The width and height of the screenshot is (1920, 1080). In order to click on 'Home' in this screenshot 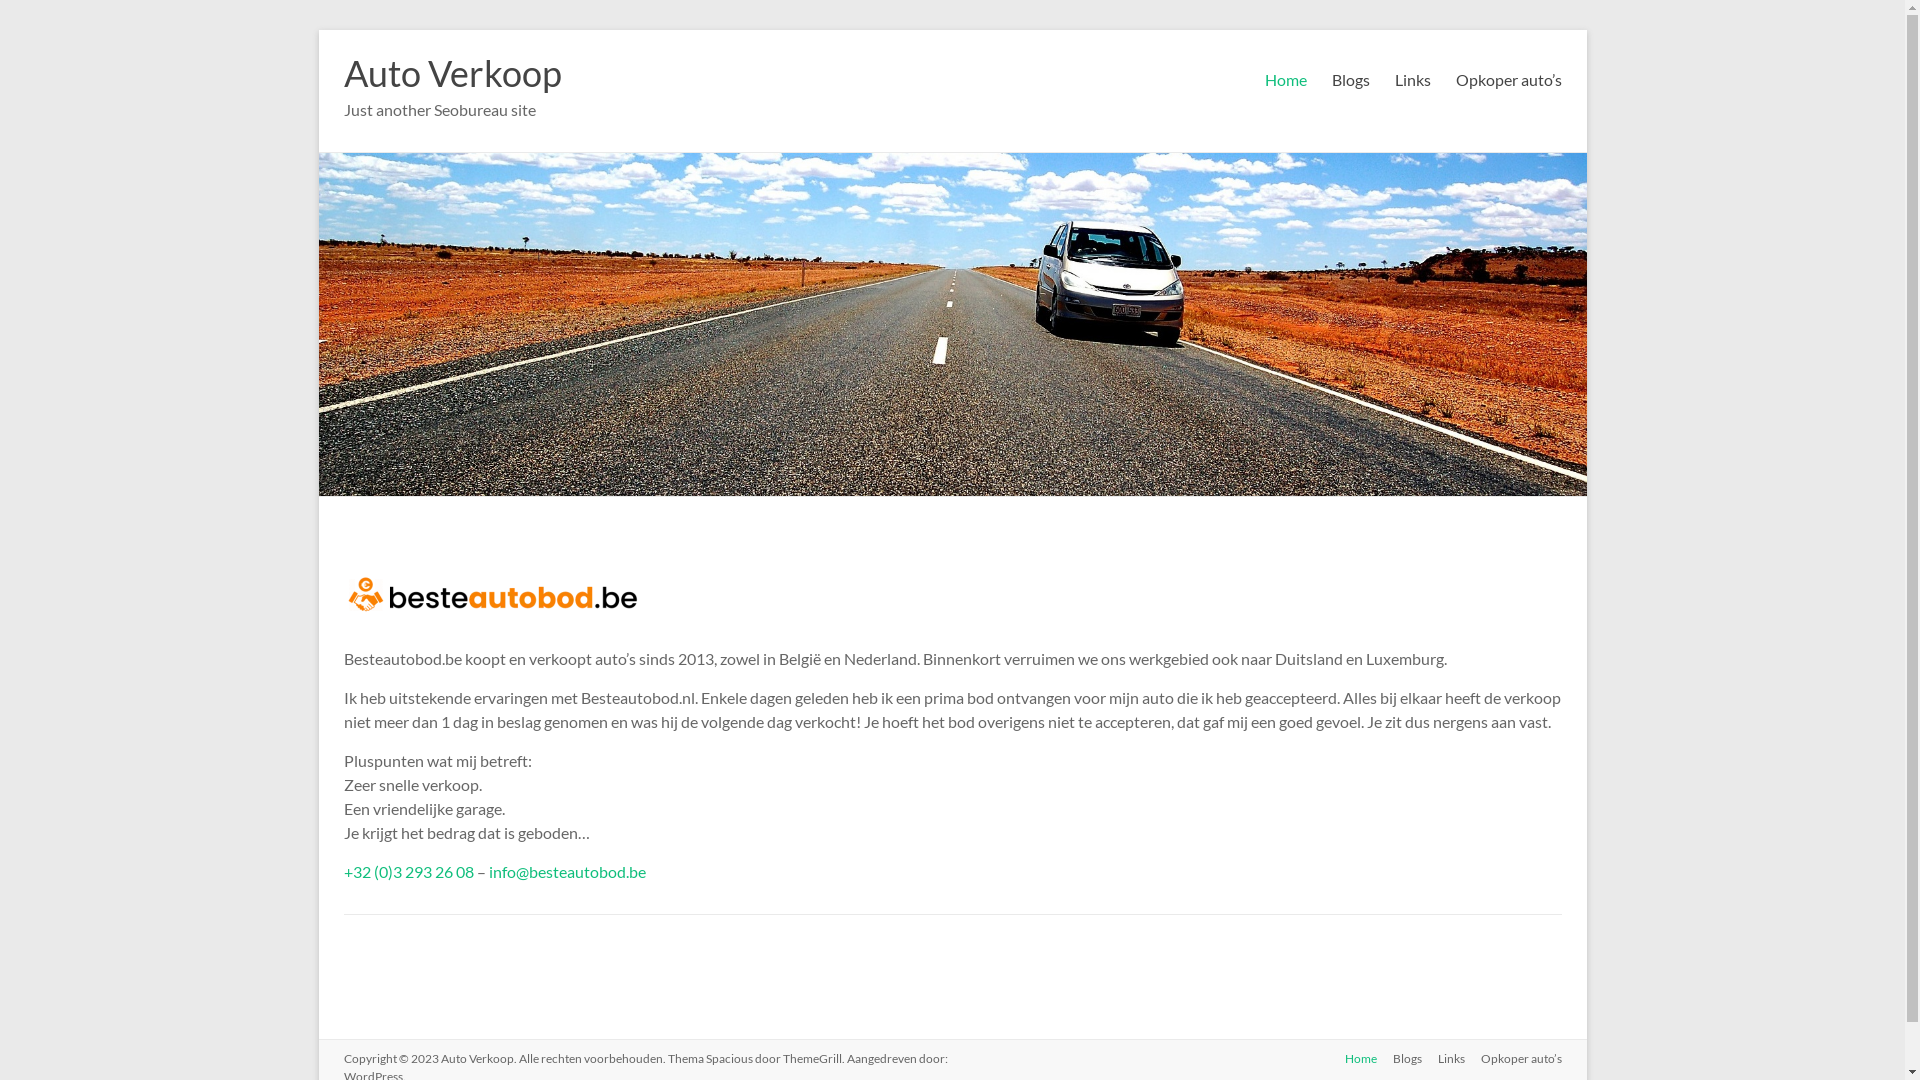, I will do `click(1328, 1059)`.